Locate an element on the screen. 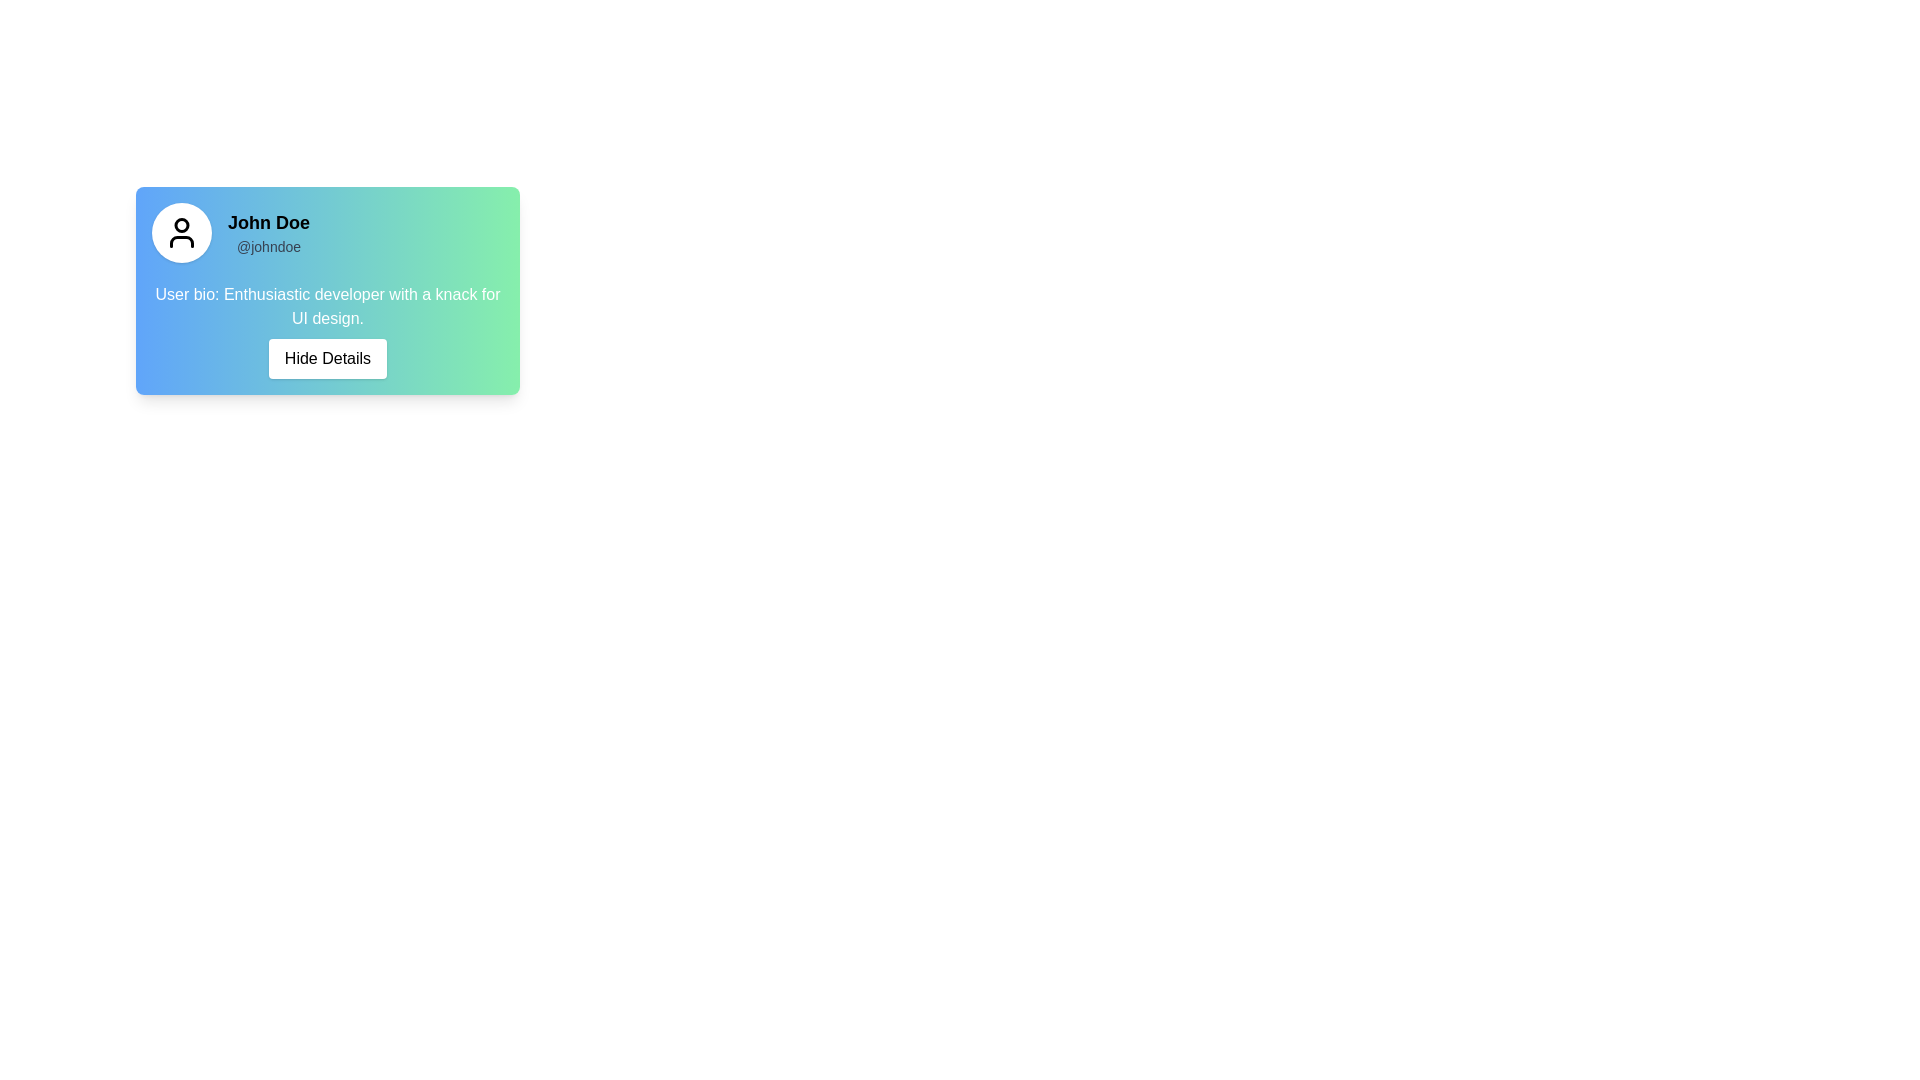  the text label displaying the user bio: 'User bio: Enthusiastic developer with a knack for UI design.' is located at coordinates (327, 307).